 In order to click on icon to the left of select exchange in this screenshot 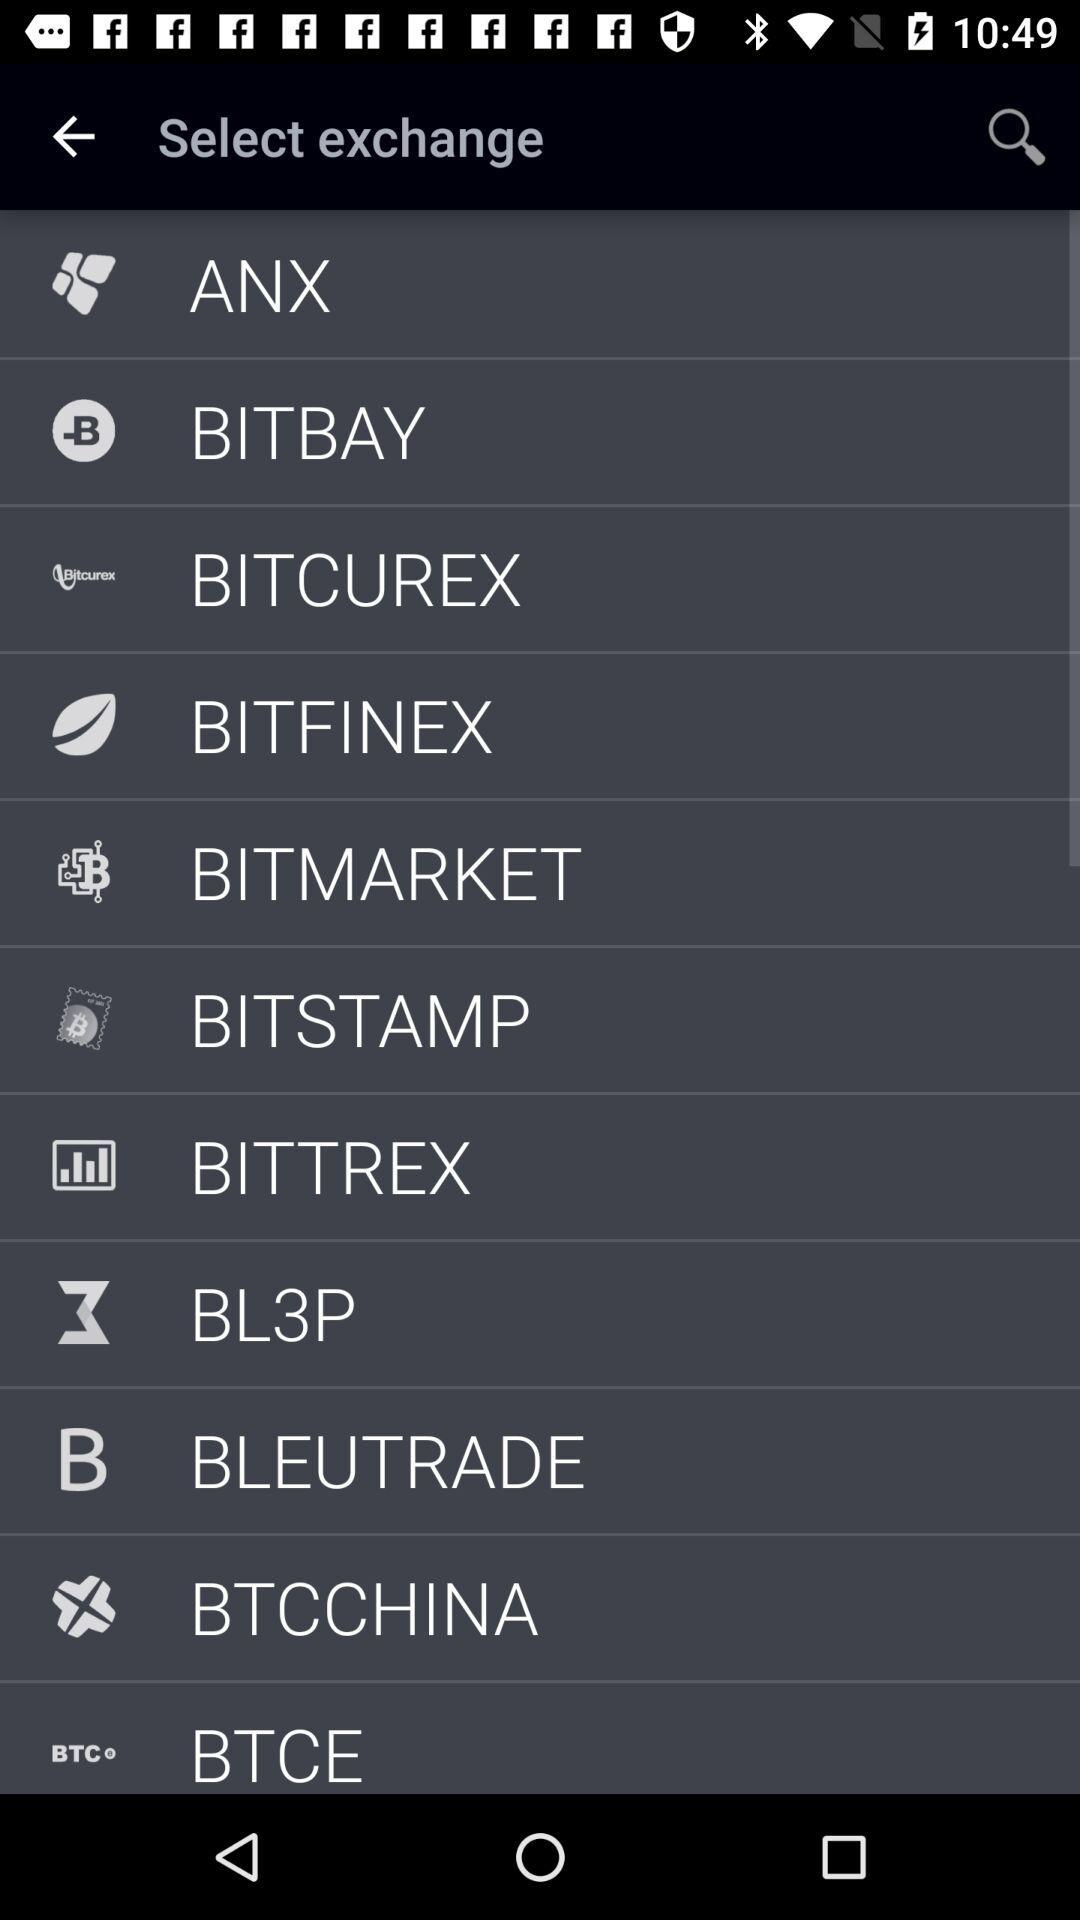, I will do `click(72, 135)`.